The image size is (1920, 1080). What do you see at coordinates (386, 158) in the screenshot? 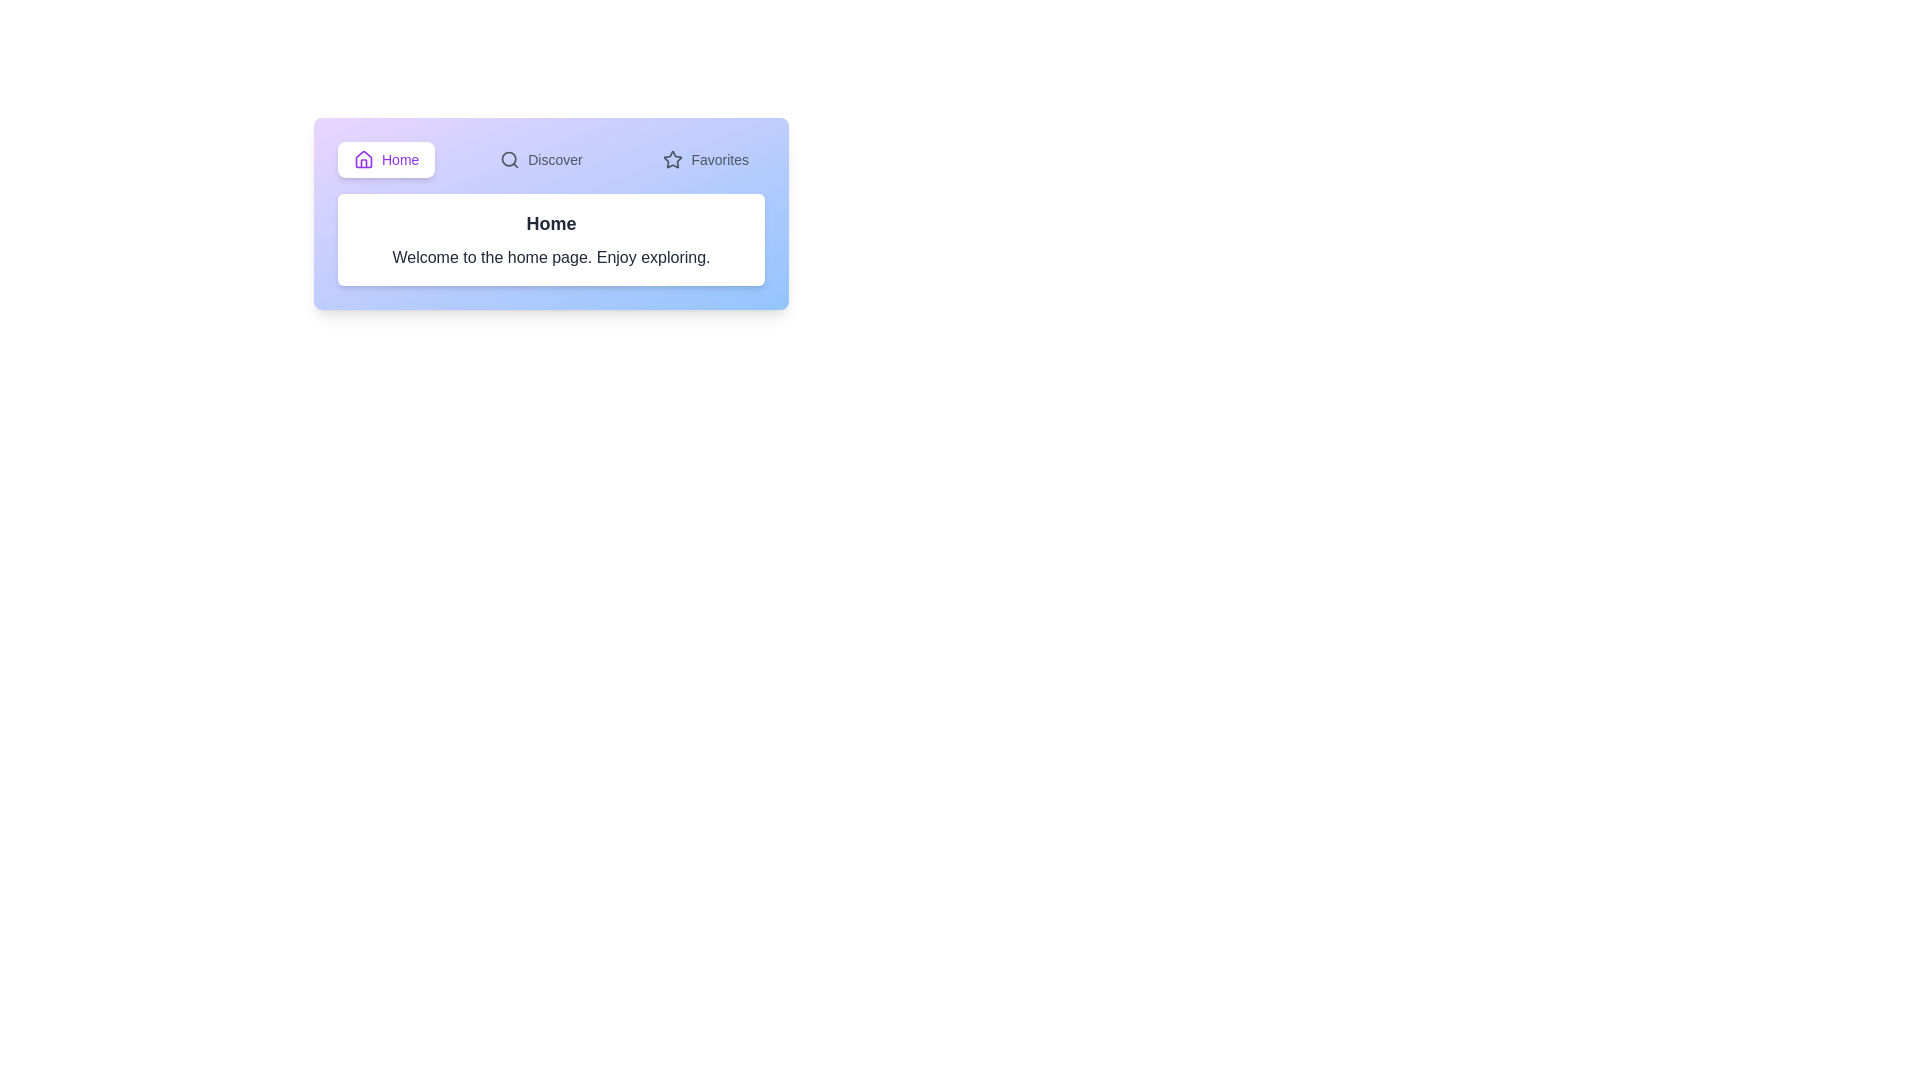
I see `the tab labeled Home to select it` at bounding box center [386, 158].